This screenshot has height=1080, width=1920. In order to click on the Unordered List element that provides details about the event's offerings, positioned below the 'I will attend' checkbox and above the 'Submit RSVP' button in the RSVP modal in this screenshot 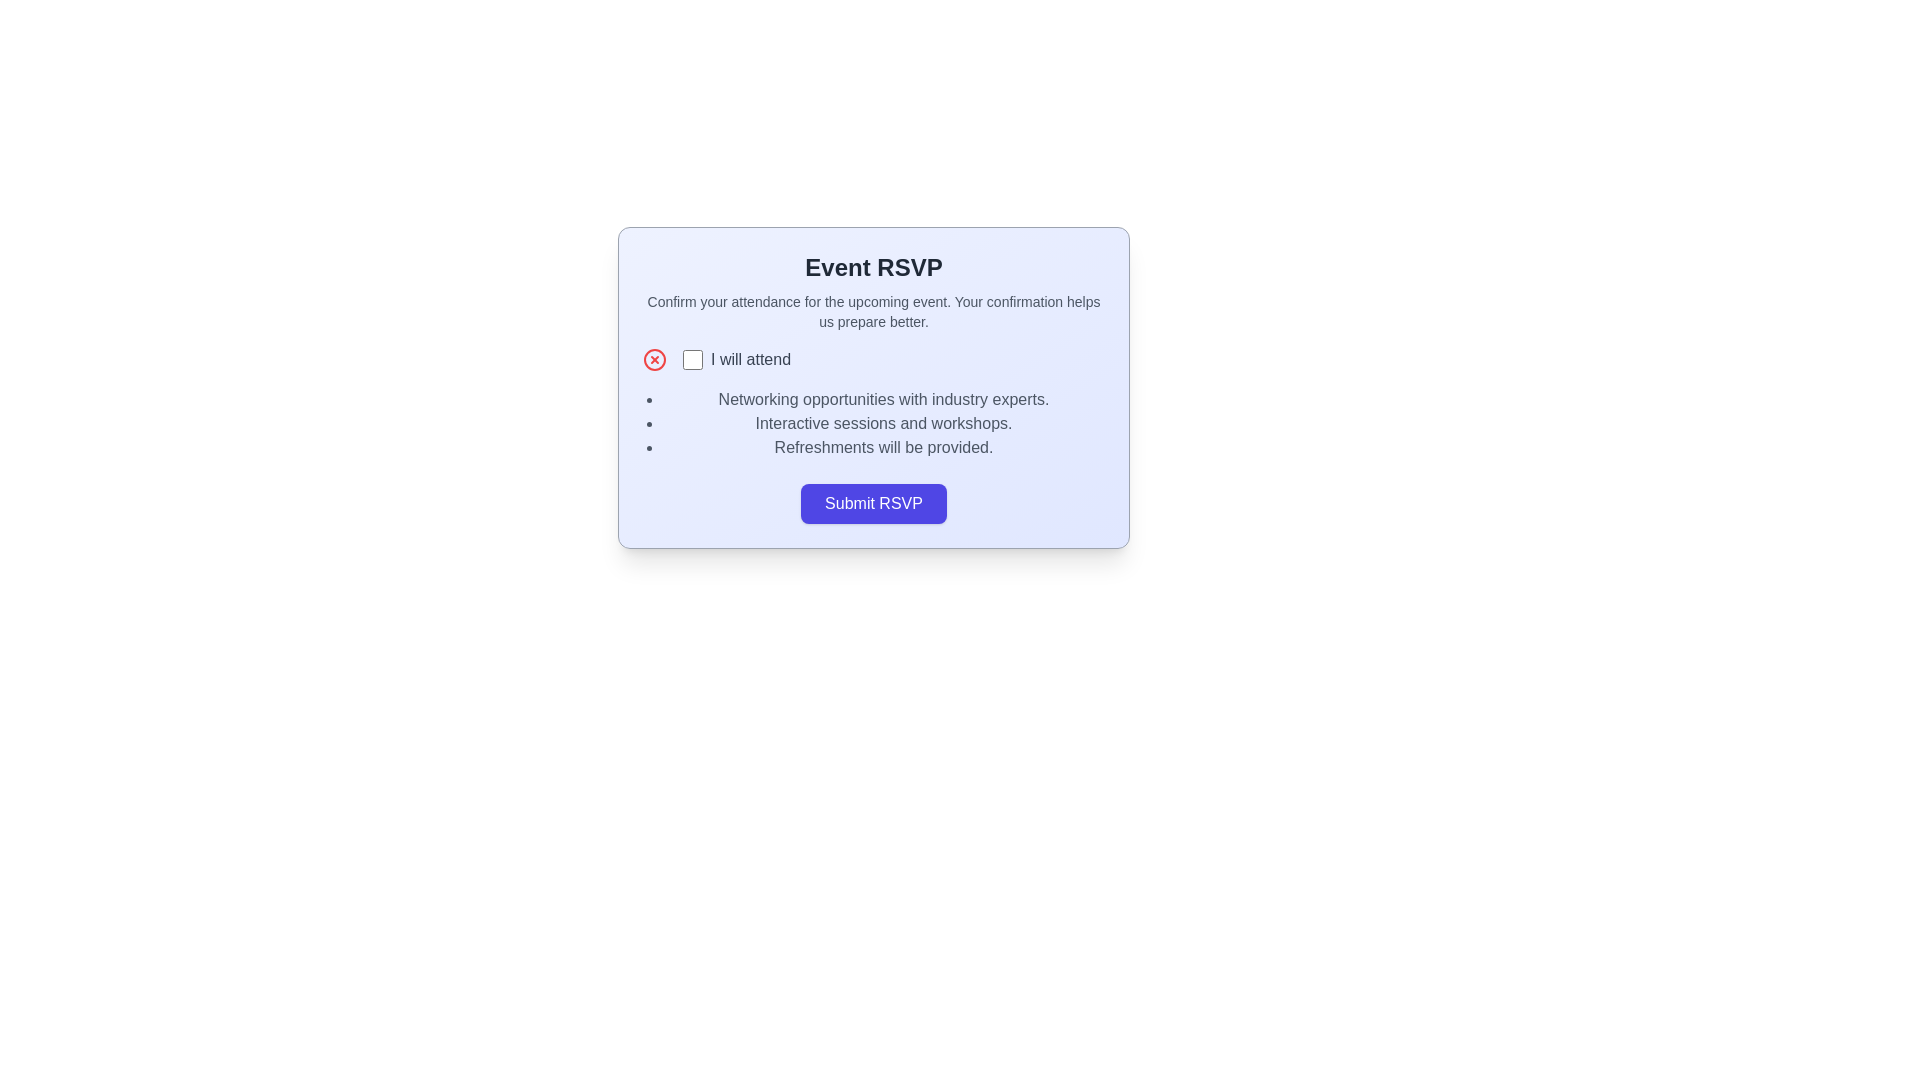, I will do `click(873, 423)`.